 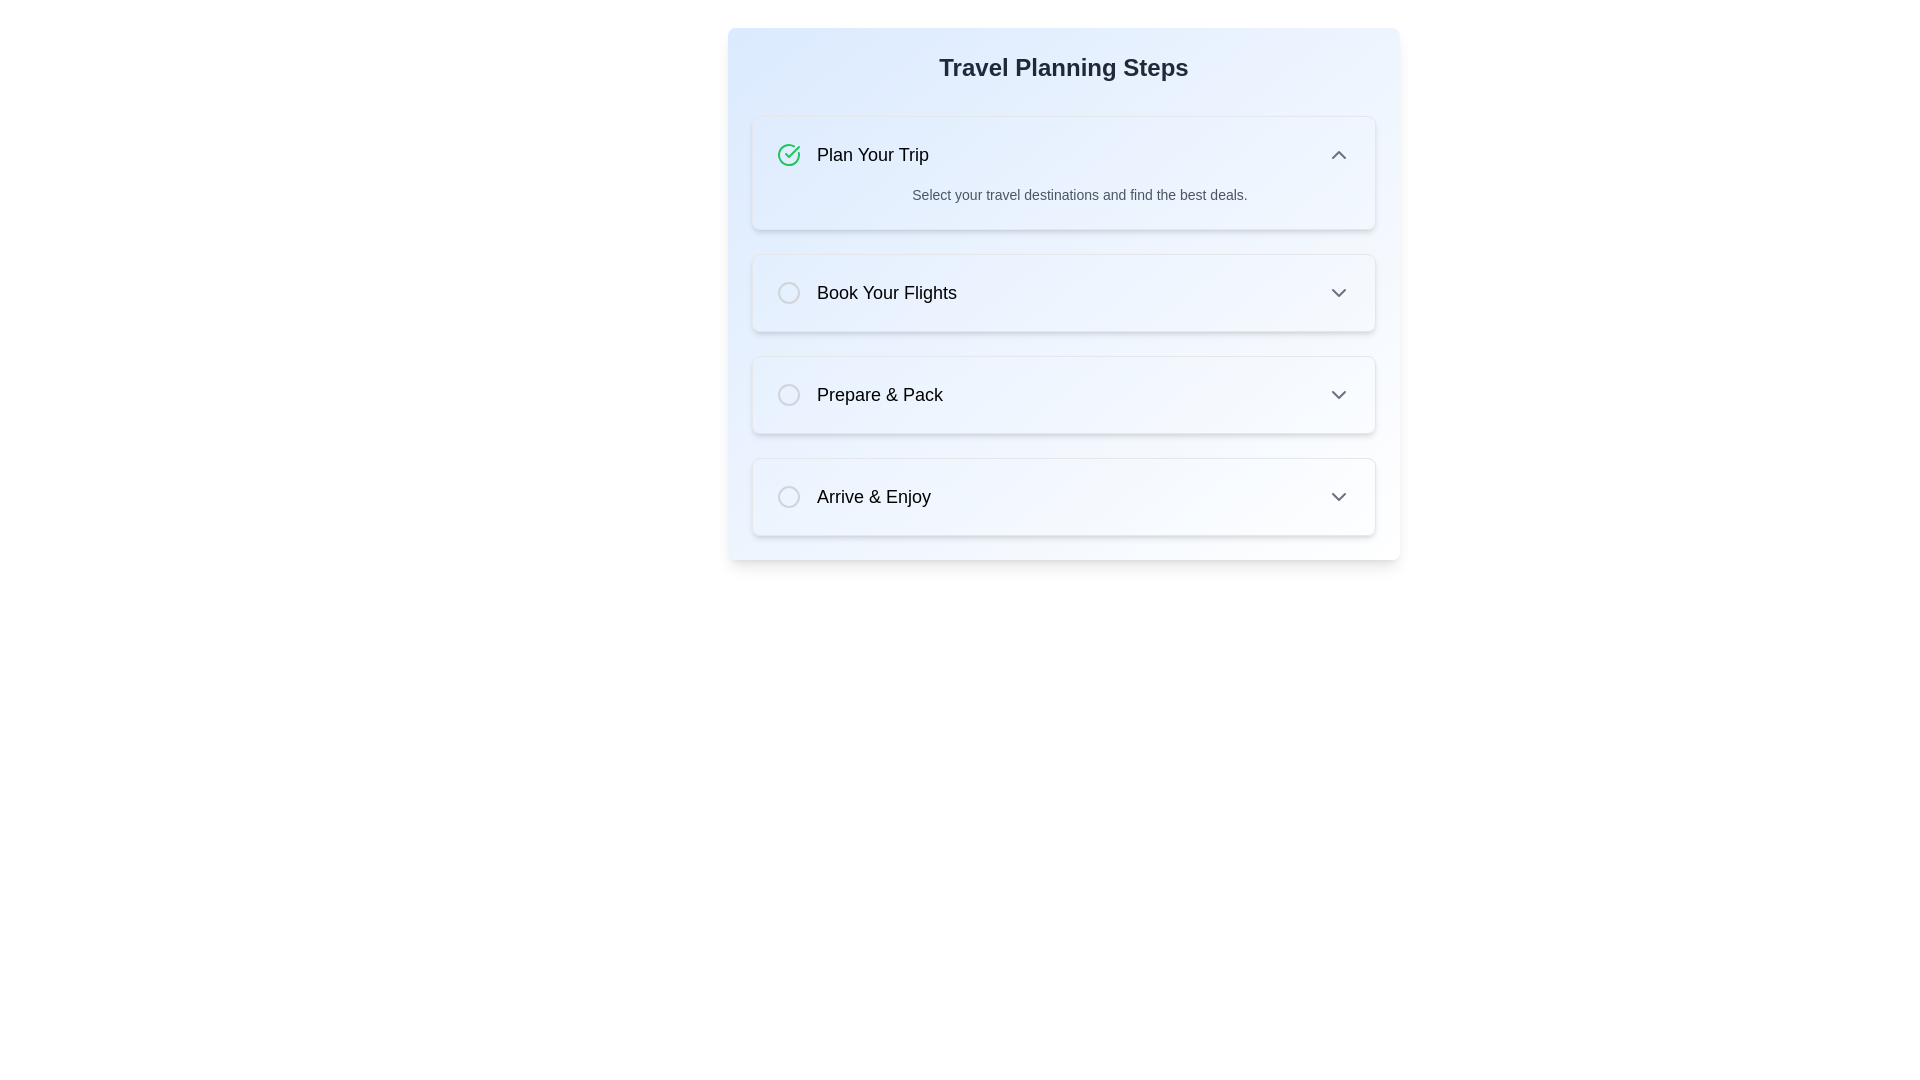 I want to click on the step indicator icon located at the top-left corner of the 'Book Your Flights' section, before the text label, so click(x=787, y=293).